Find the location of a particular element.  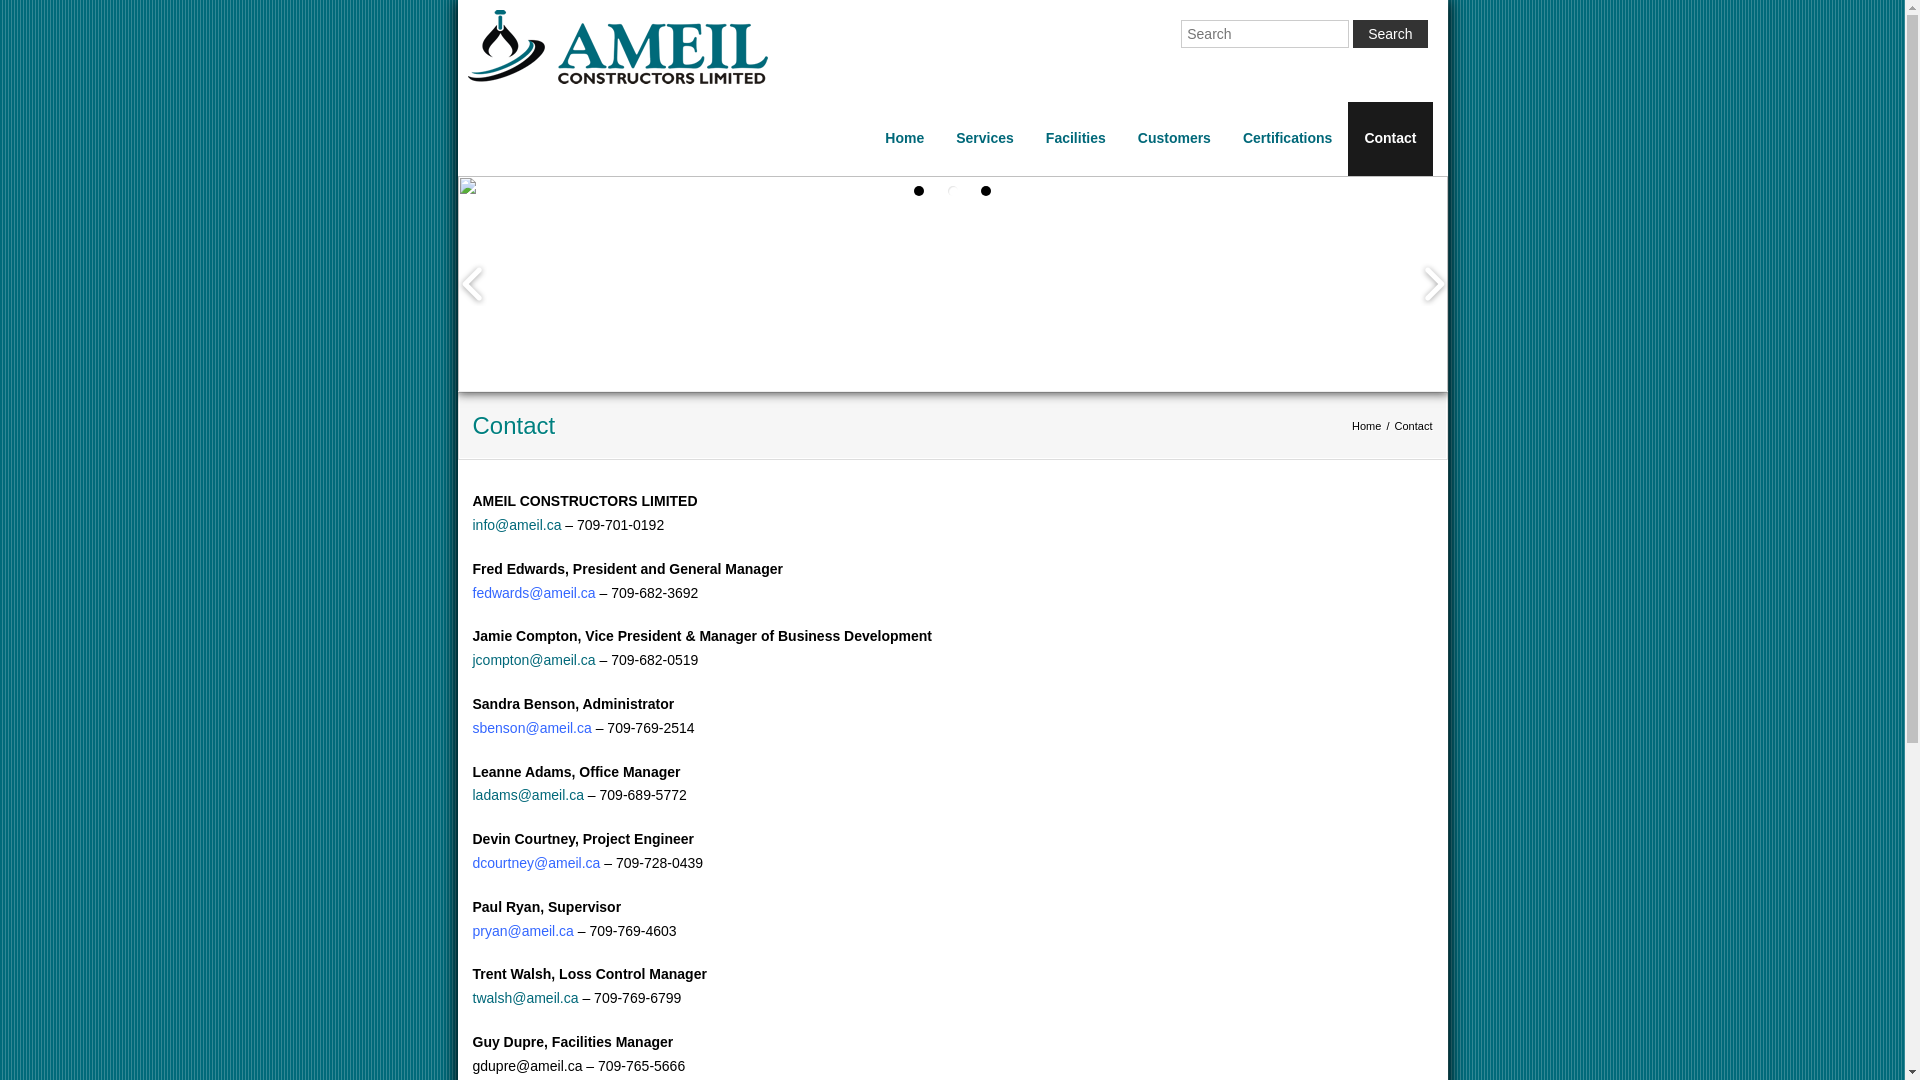

'ladams@ameil.ca' is located at coordinates (527, 793).